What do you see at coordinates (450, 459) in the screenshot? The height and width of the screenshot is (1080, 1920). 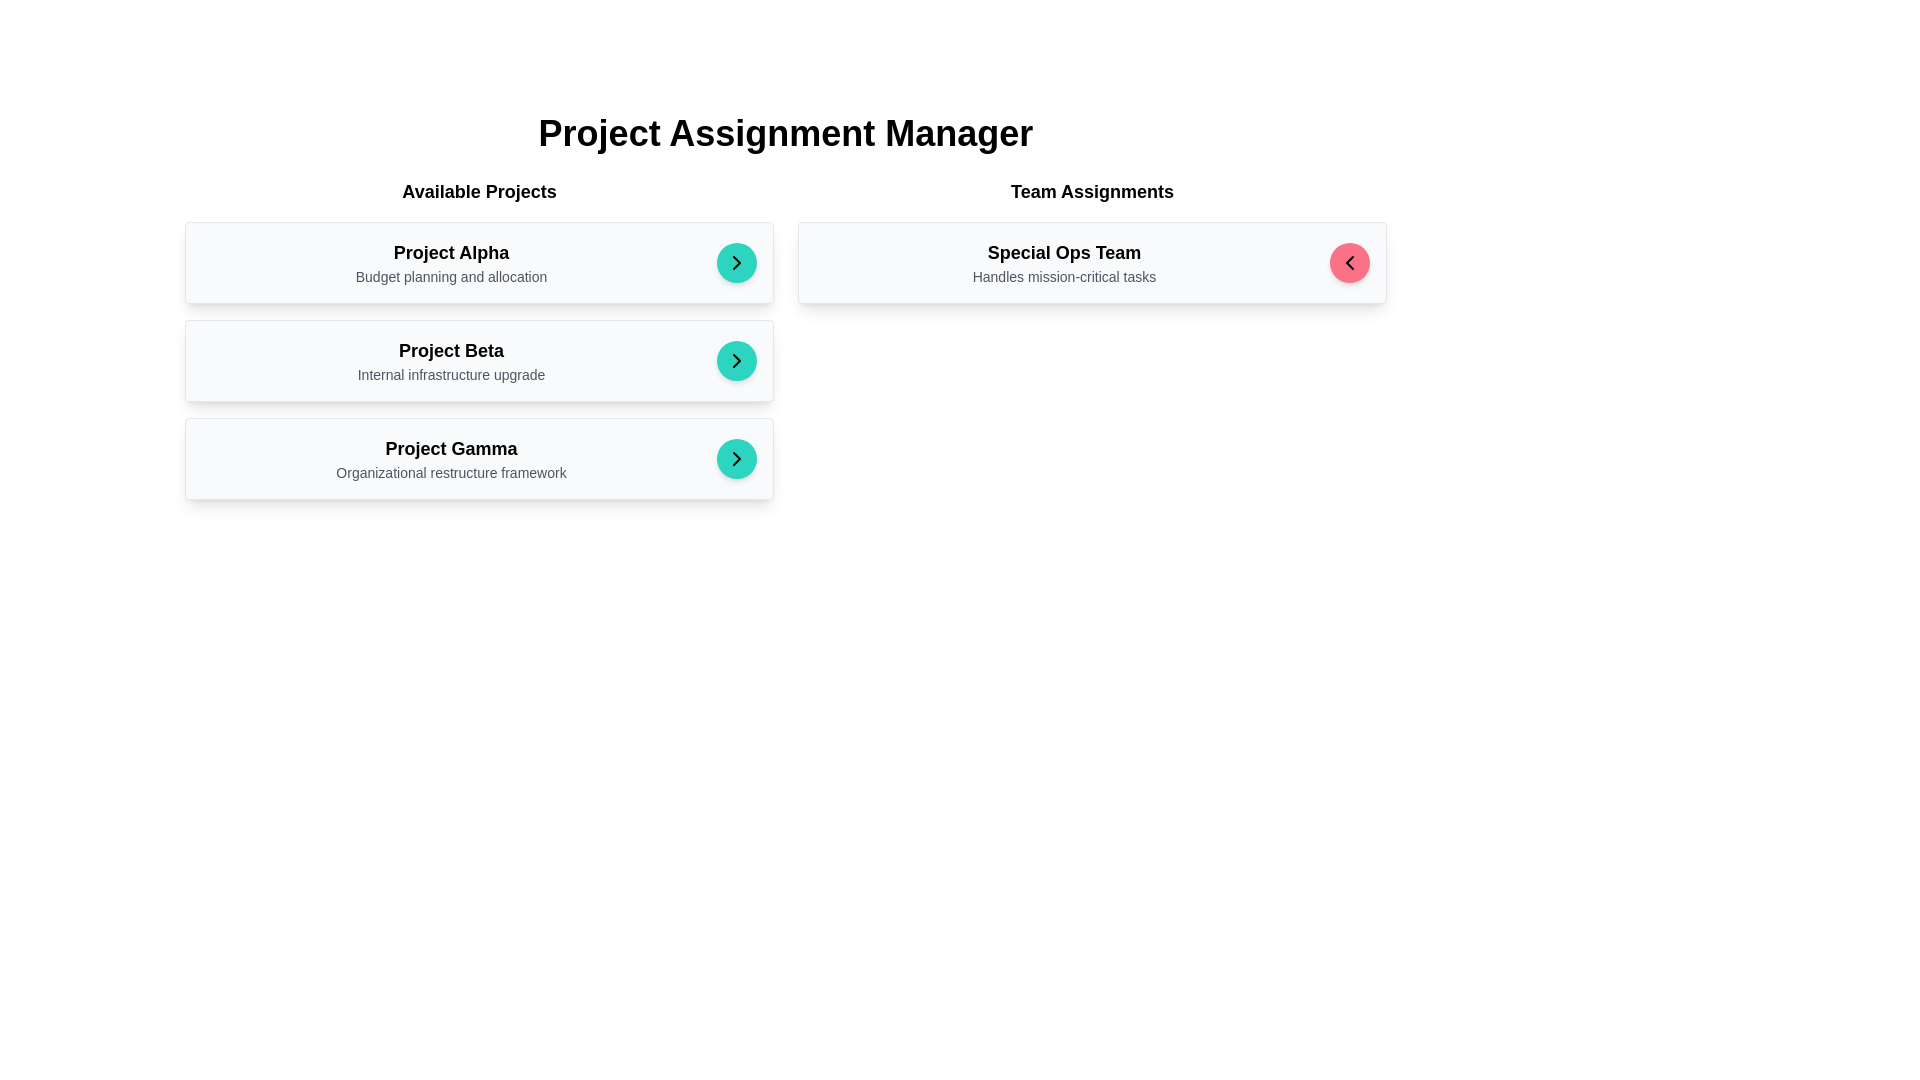 I see `the static text element titled 'Project Gamma', which features a bold title and a subtitle, located as the third card in the 'Available Projects' section` at bounding box center [450, 459].